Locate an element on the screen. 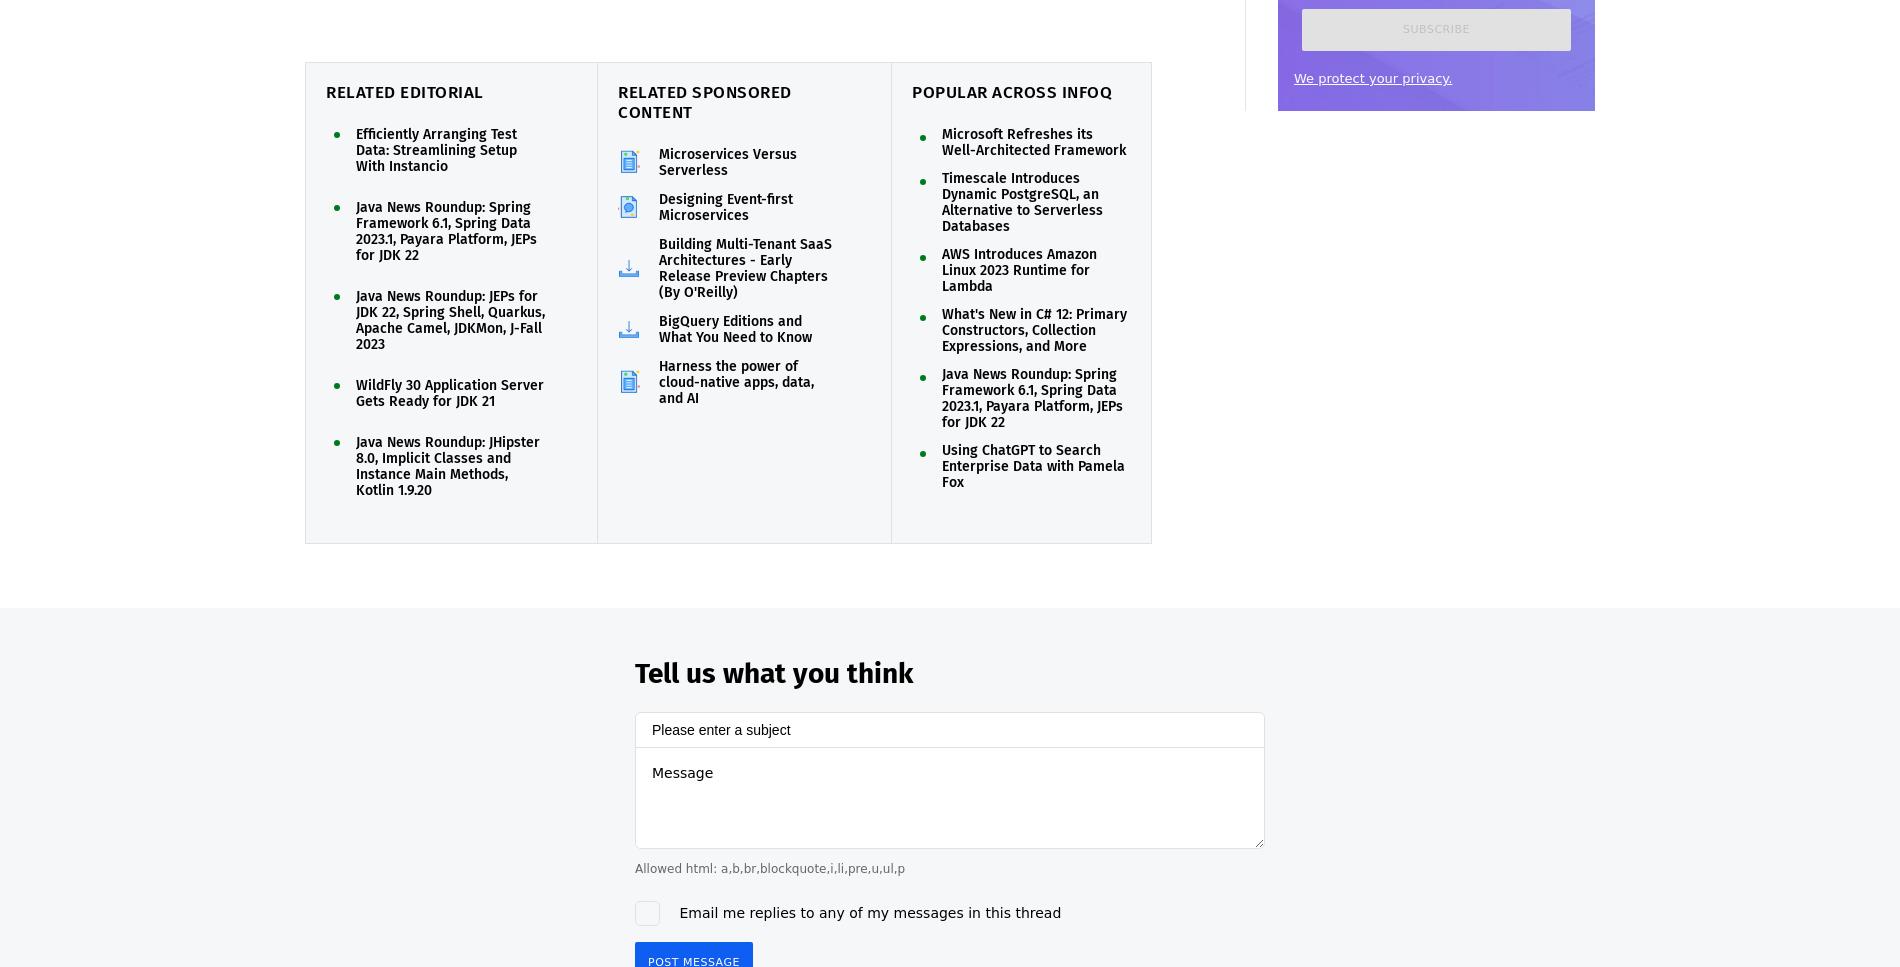  'Microservices Versus Serverless' is located at coordinates (727, 162).